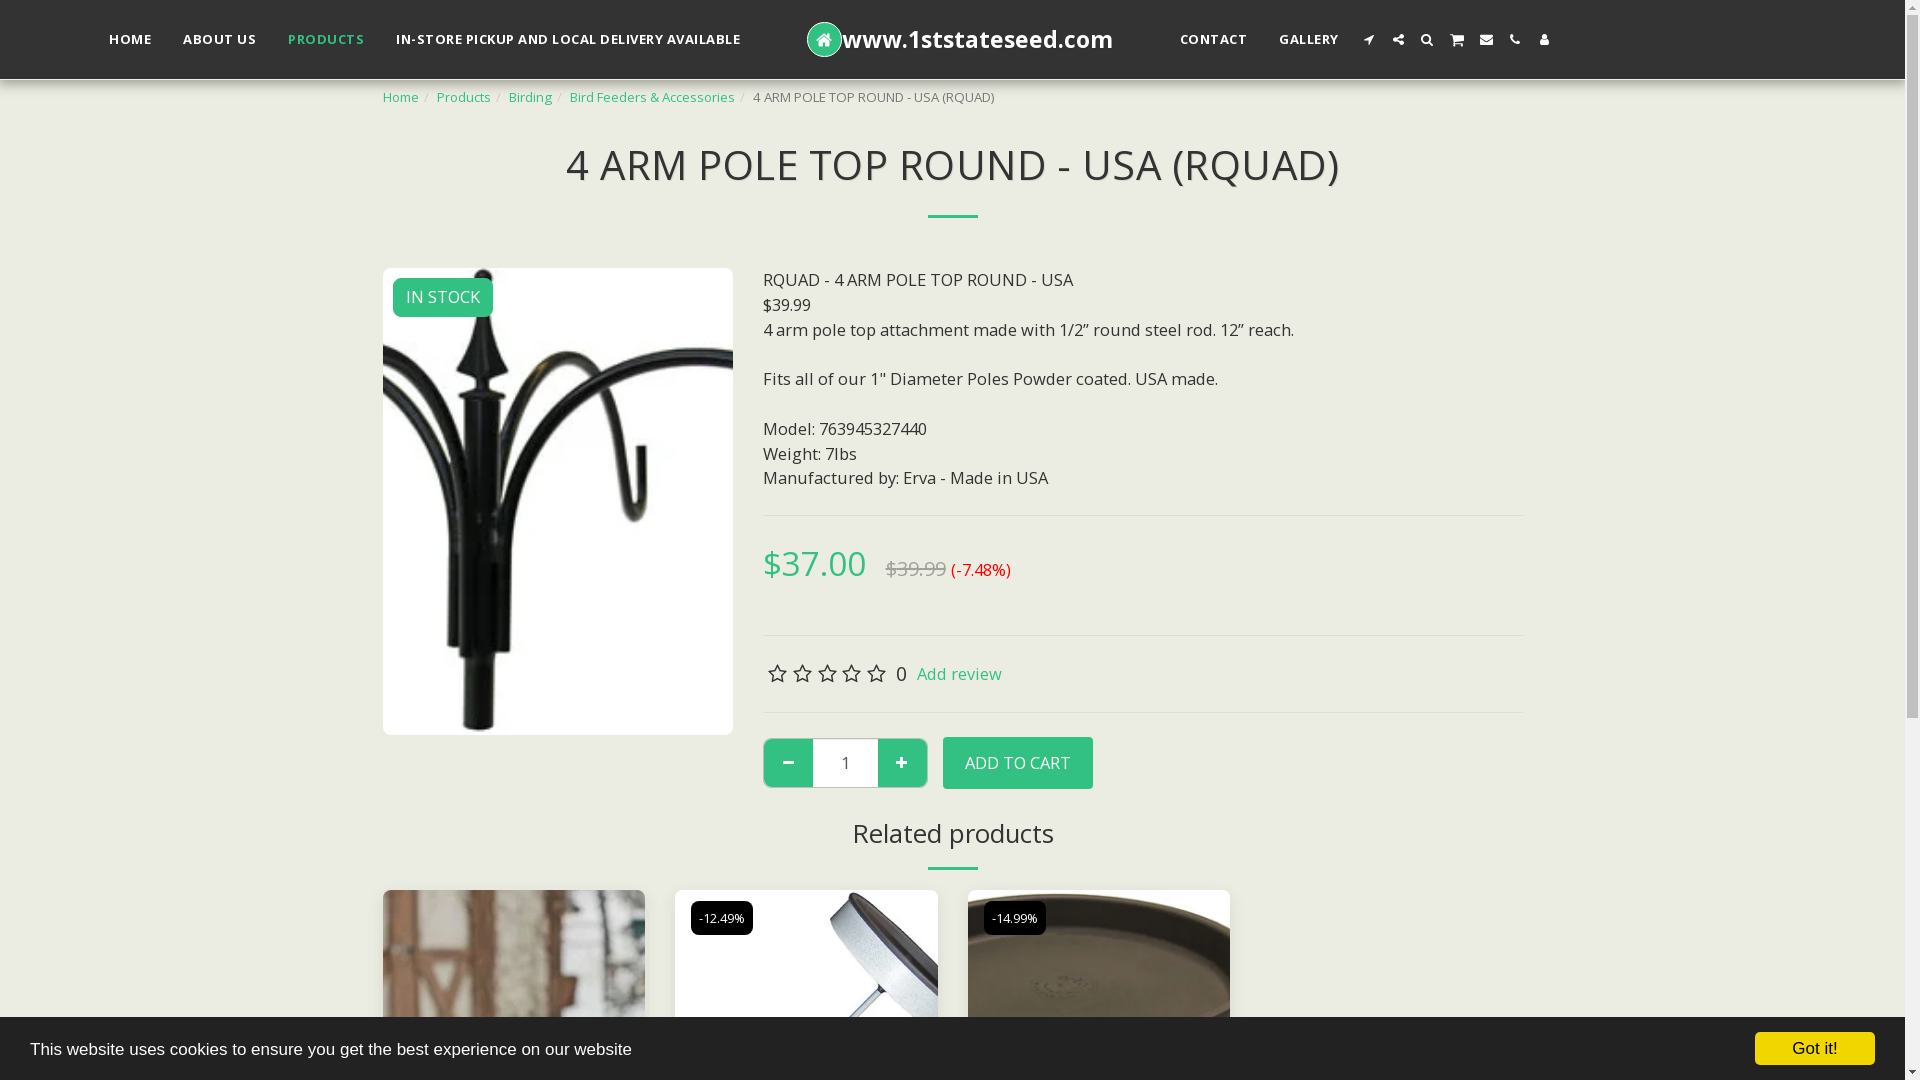  I want to click on 'HOME', so click(128, 38).